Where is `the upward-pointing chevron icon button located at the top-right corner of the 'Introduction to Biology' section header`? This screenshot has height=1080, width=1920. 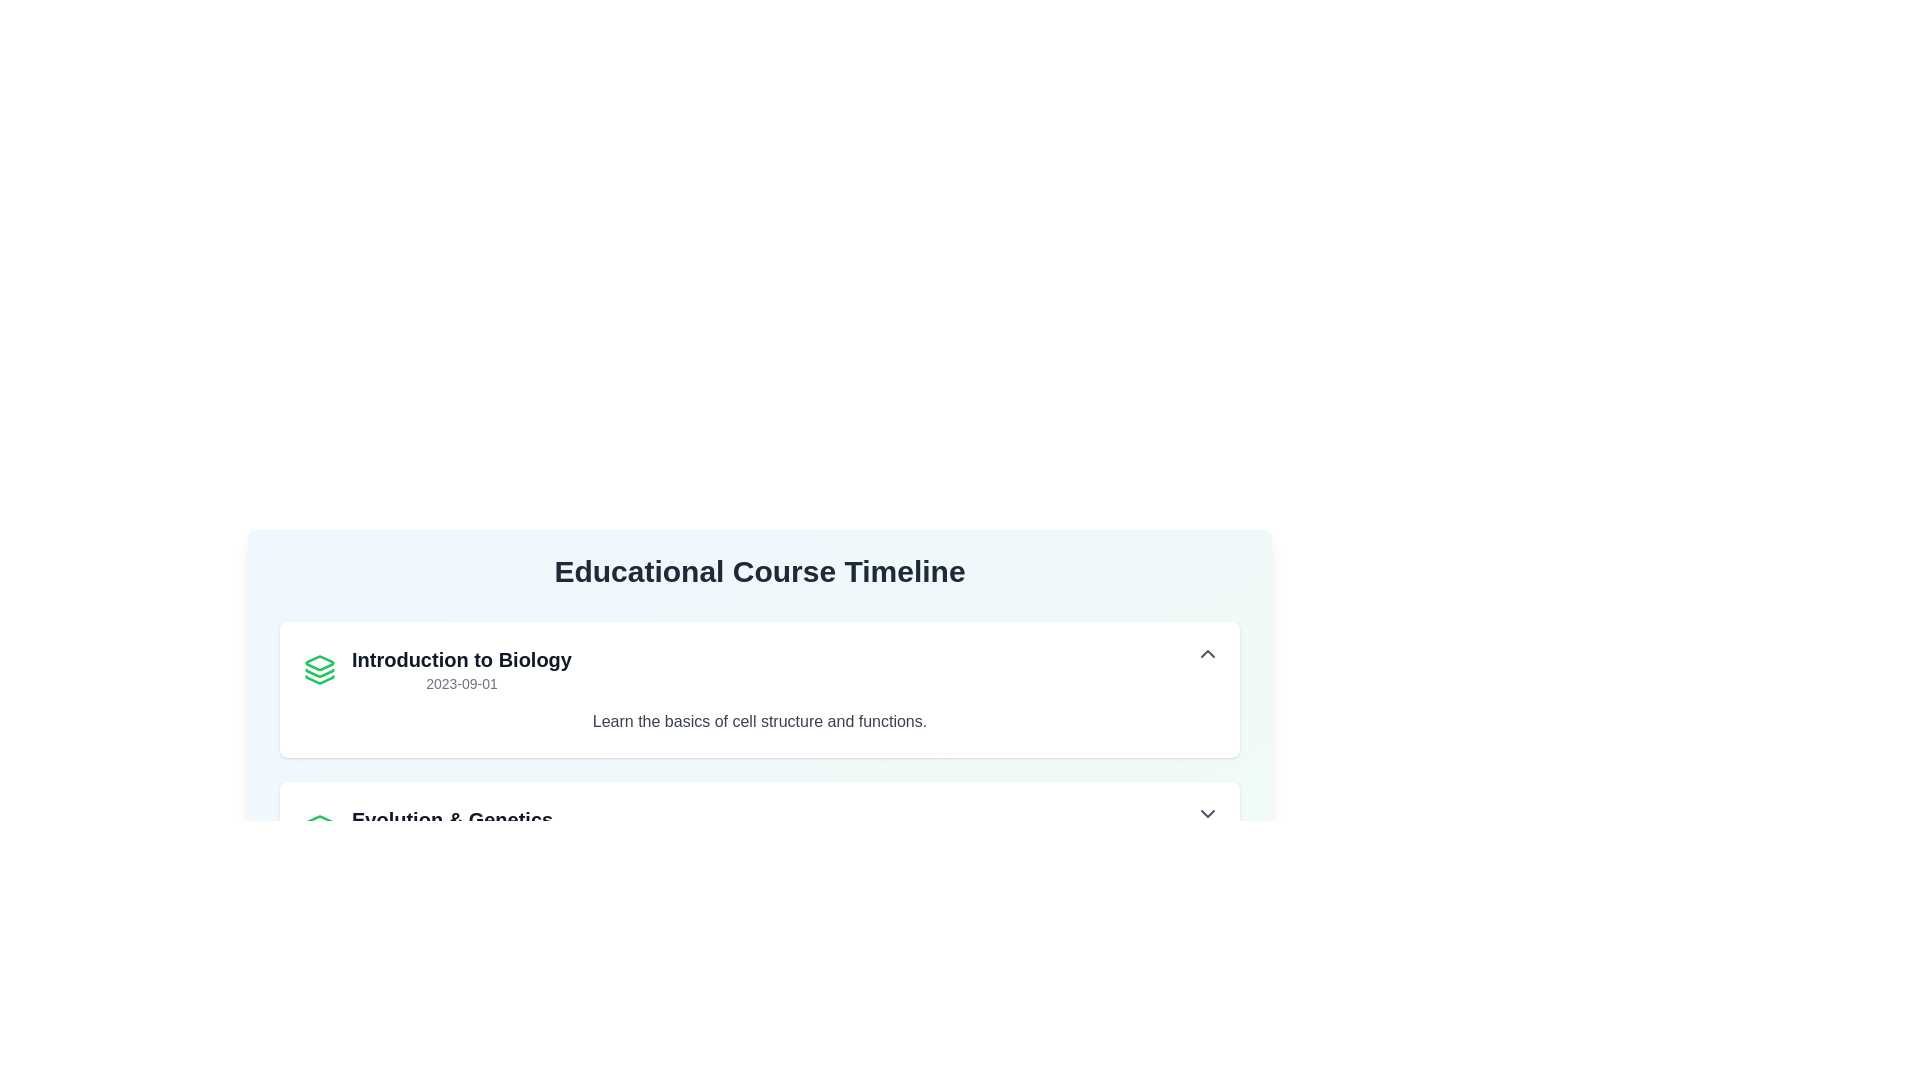 the upward-pointing chevron icon button located at the top-right corner of the 'Introduction to Biology' section header is located at coordinates (1207, 654).